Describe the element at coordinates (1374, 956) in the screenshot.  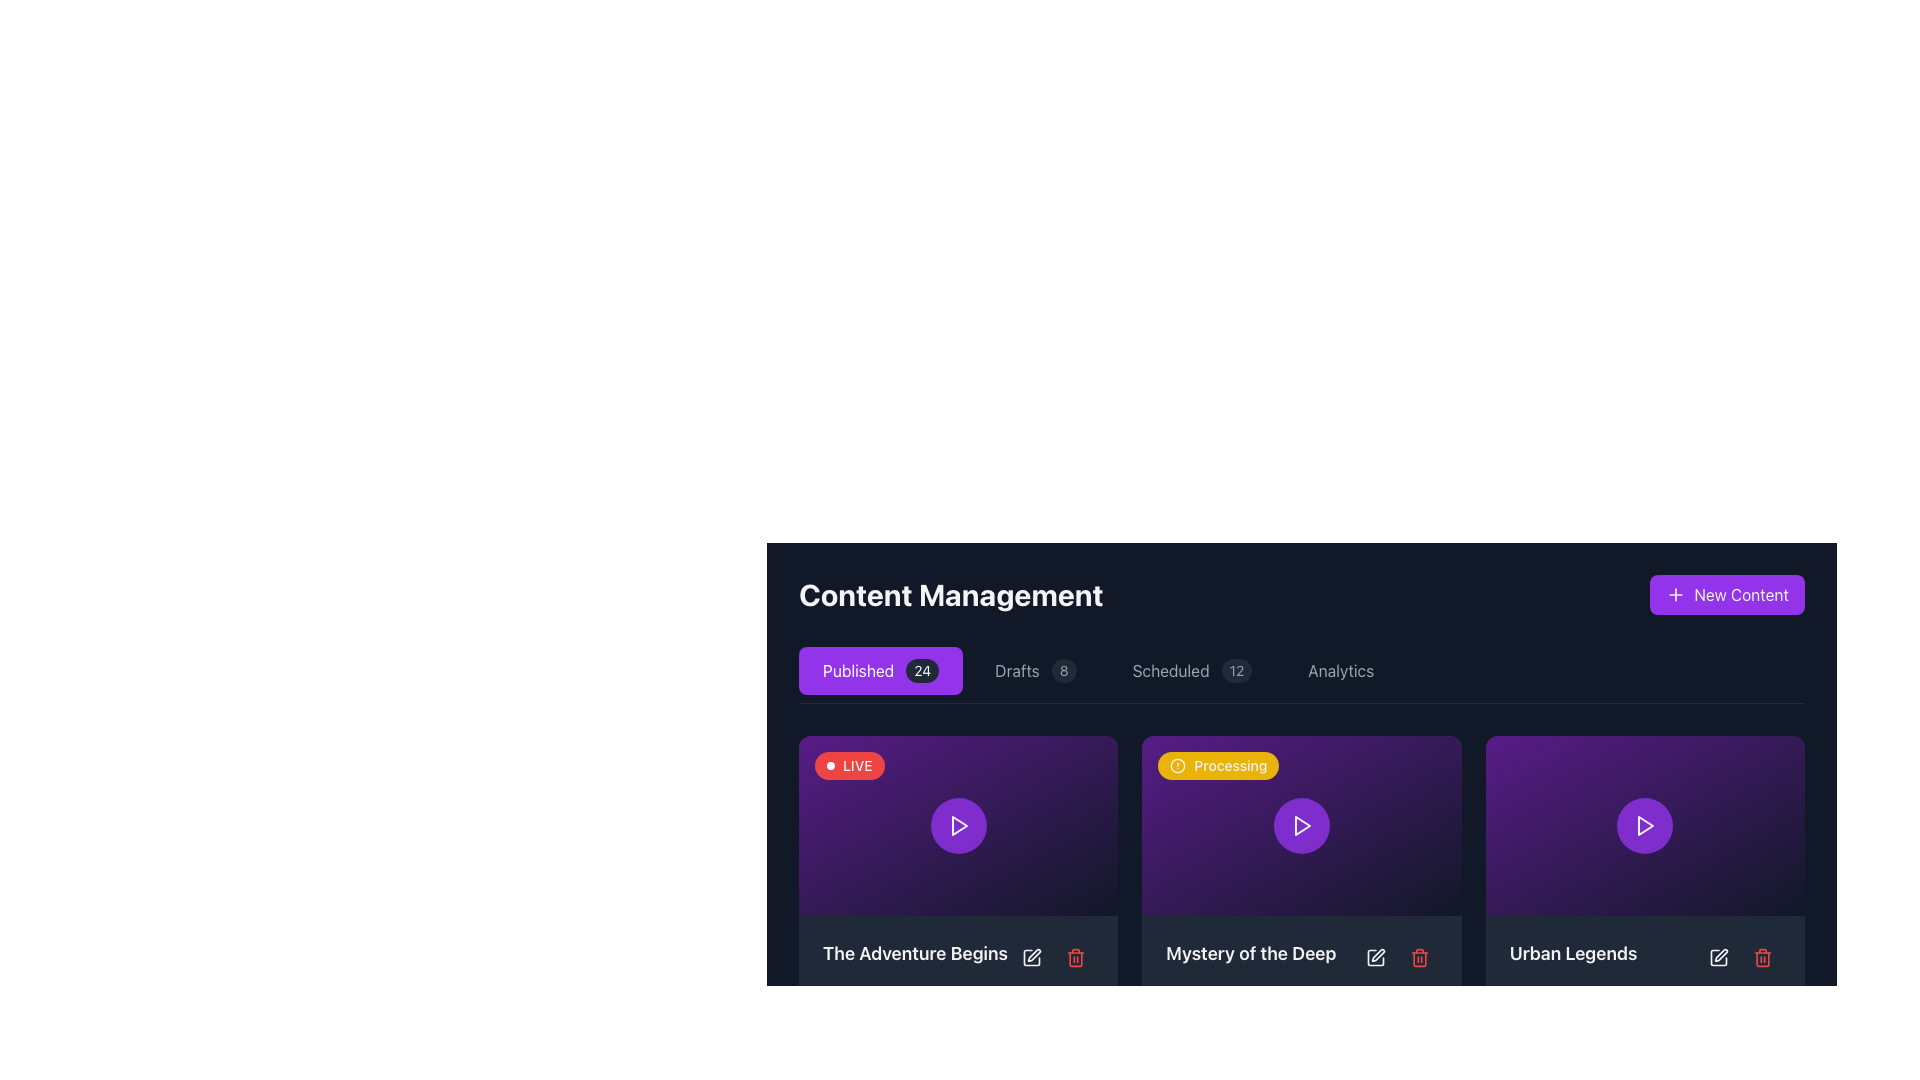
I see `the 'Edit' button icon located in the bottom-right corner of the card labeled 'Mystery of the Deep'` at that location.